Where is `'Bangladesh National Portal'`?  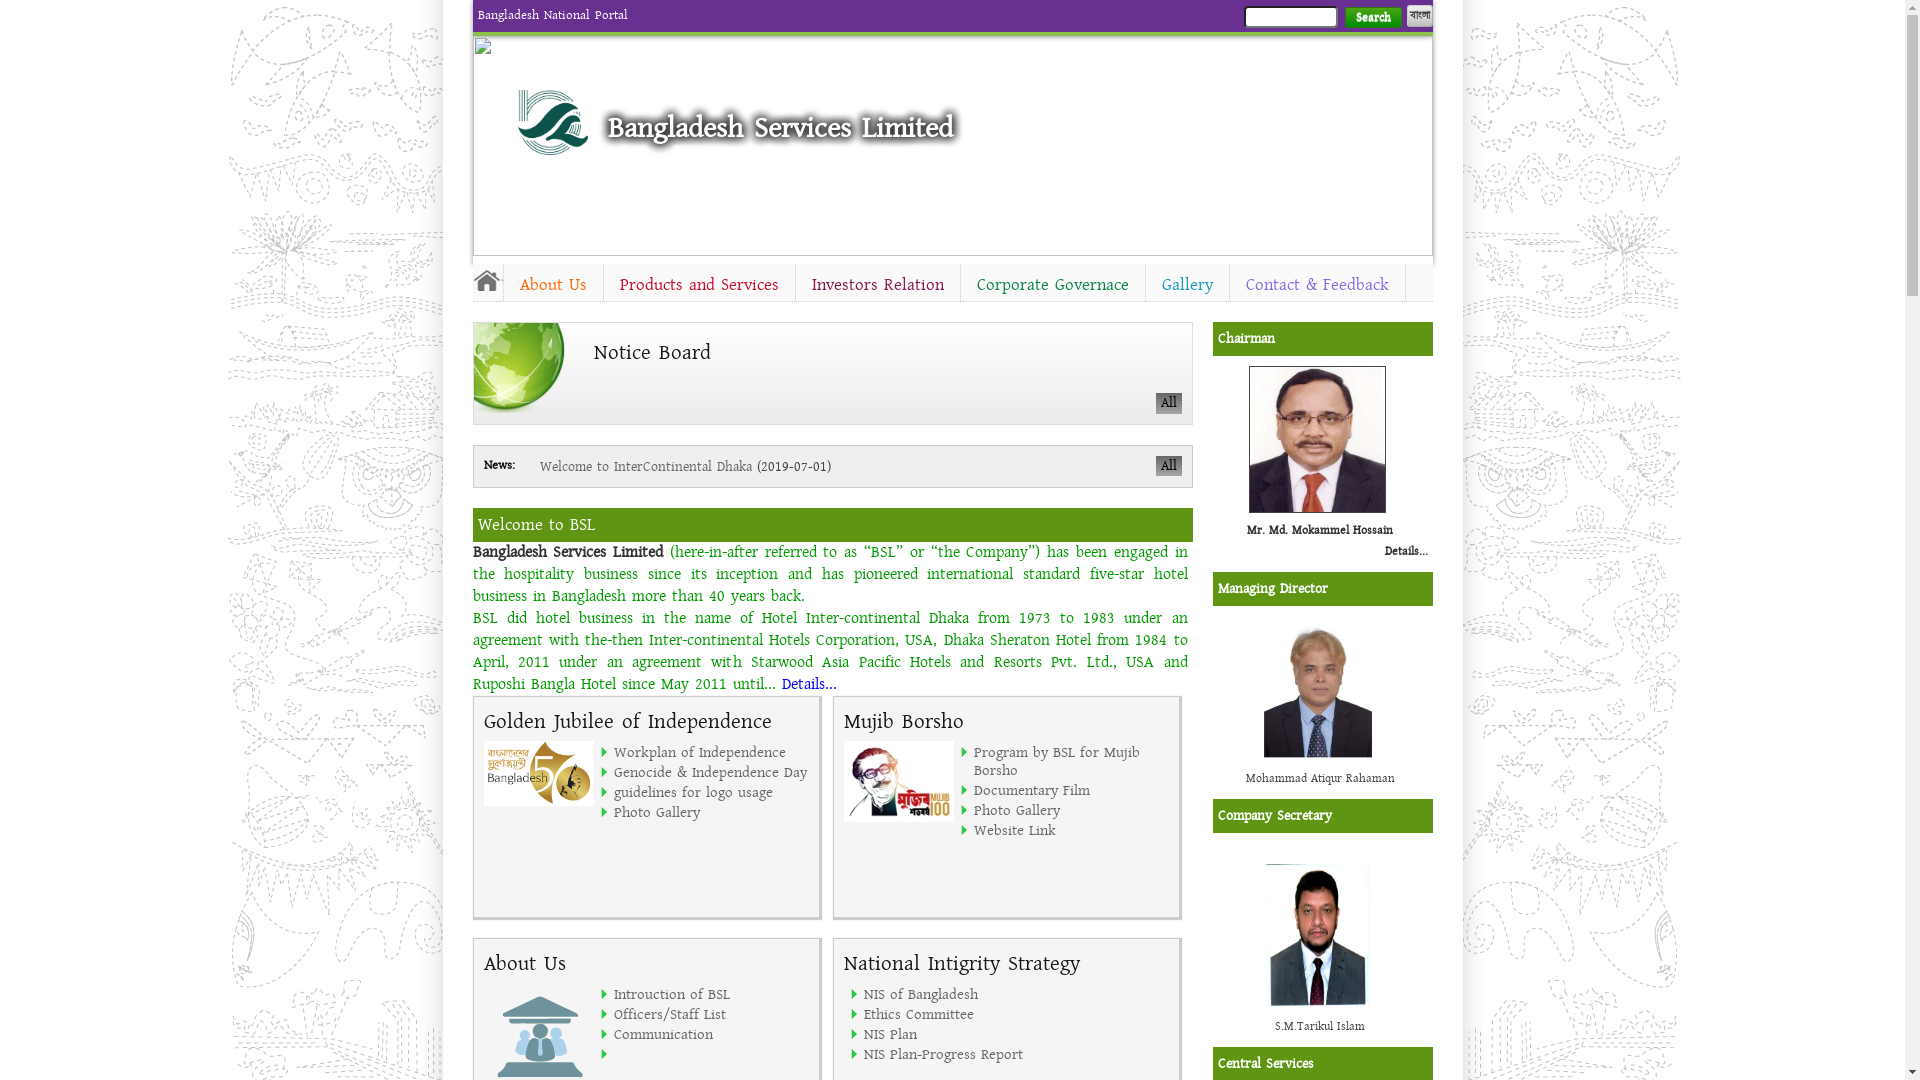
'Bangladesh National Portal' is located at coordinates (552, 15).